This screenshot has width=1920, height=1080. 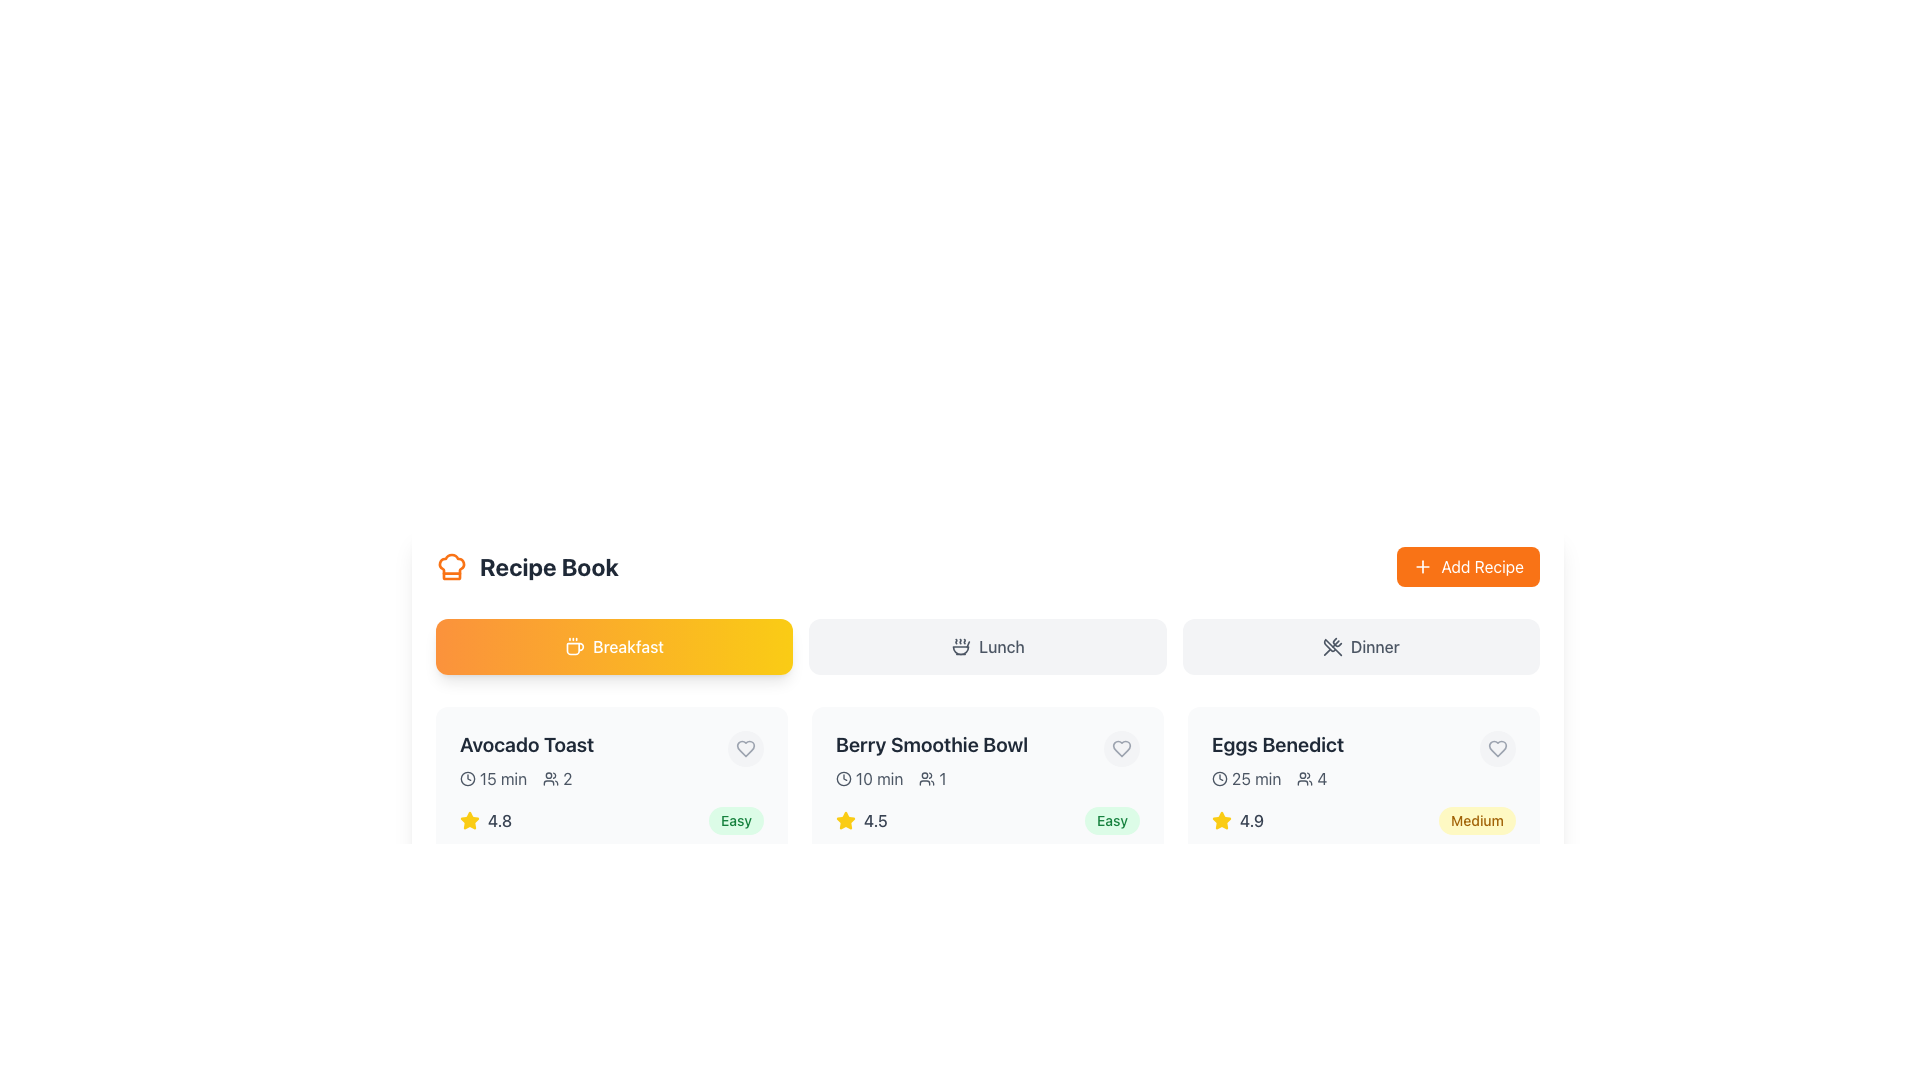 I want to click on the text label that indicates the preparation or cooking time for the 'Avocado Toast' recipe, which is located within the card for 'Avocado Toast' under the 'Breakfast' category, so click(x=503, y=778).